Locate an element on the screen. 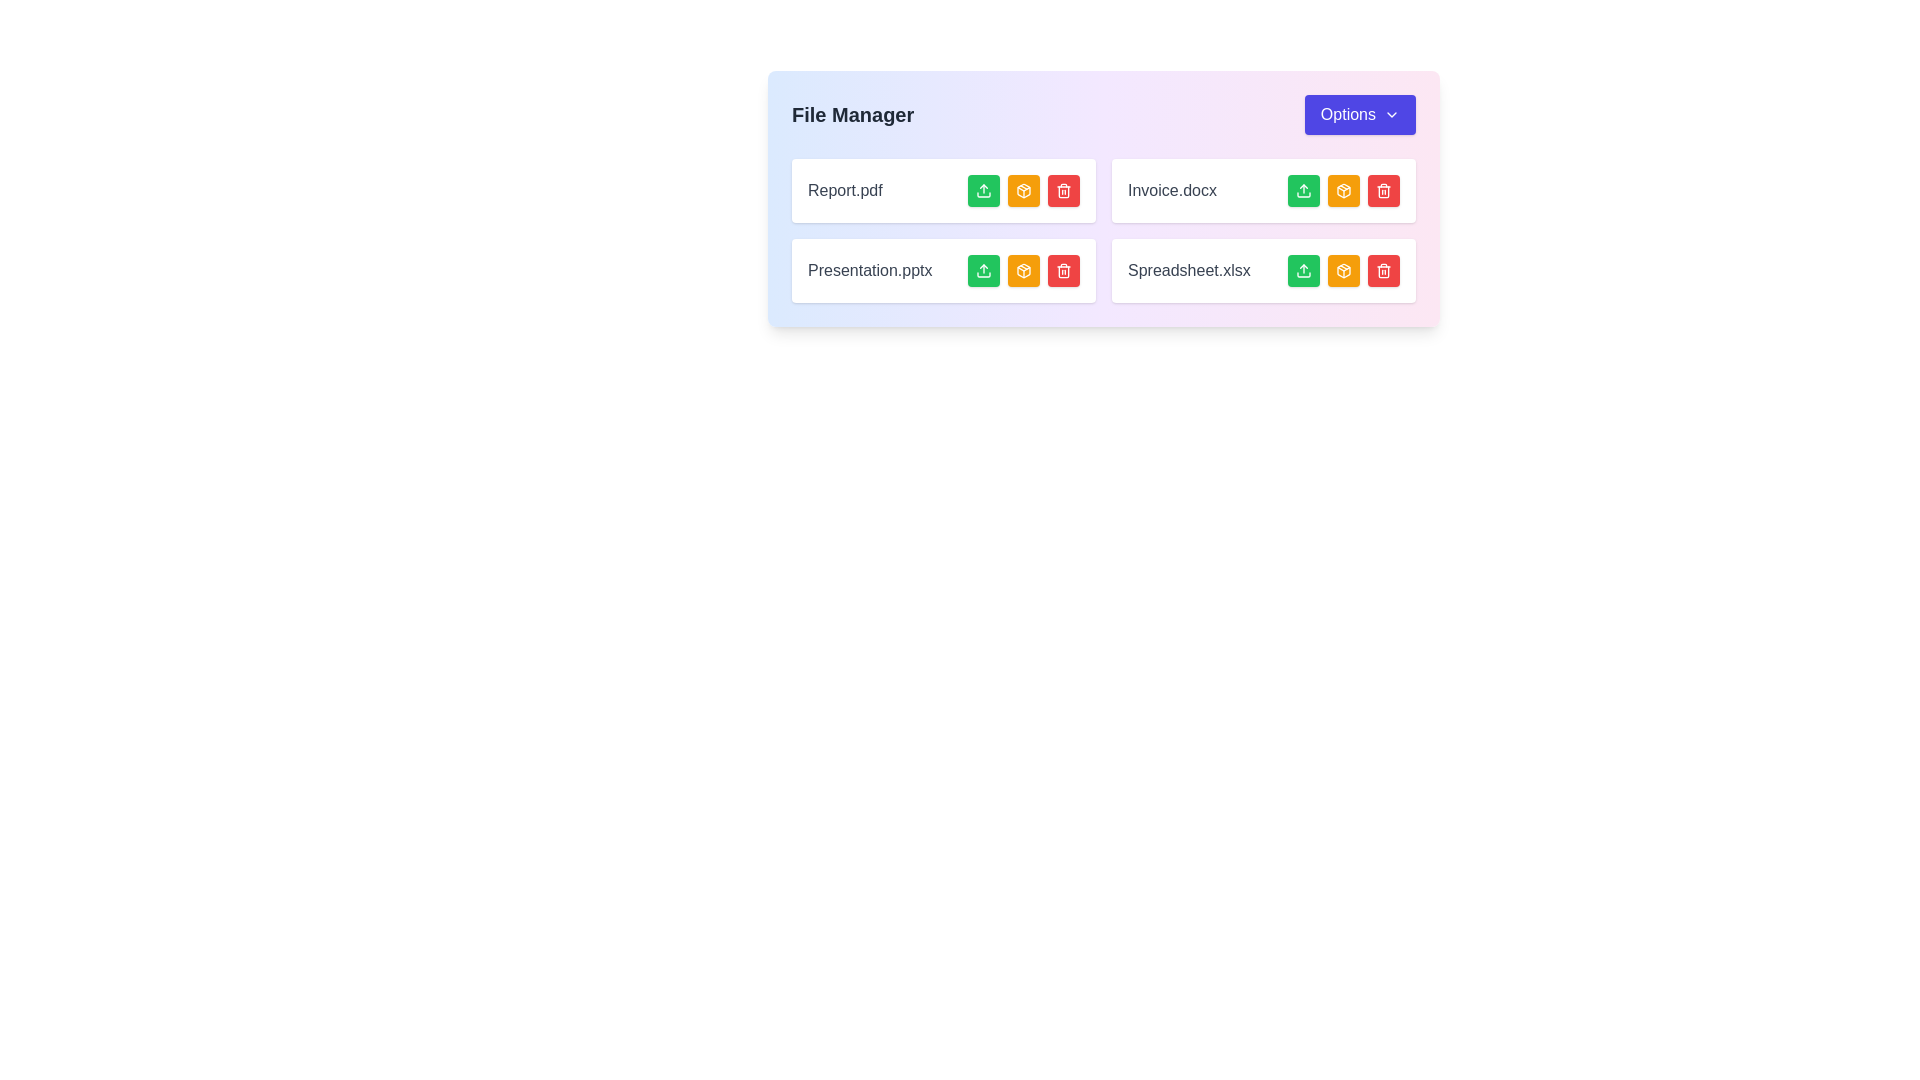 The image size is (1920, 1080). the red rectangular delete button with a trash bin icon in the 'File Manager' section is located at coordinates (1063, 191).